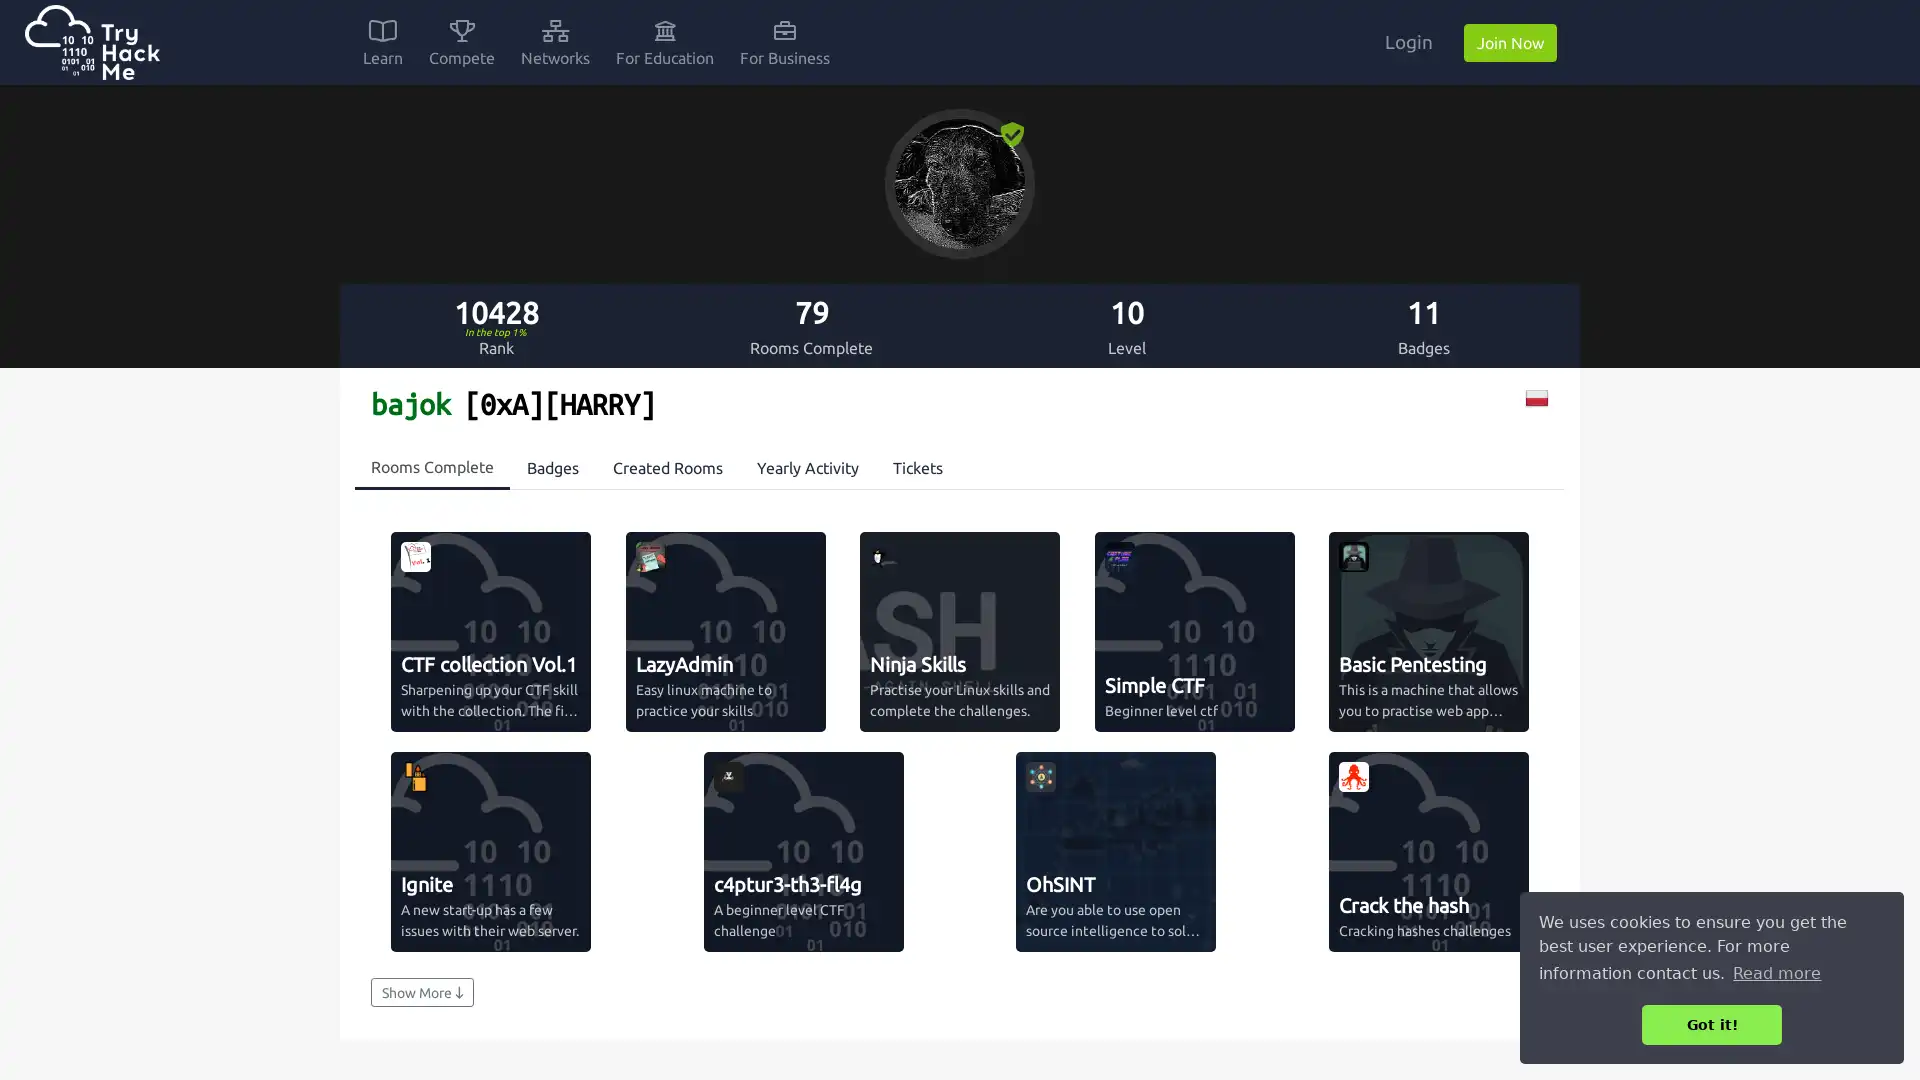  What do you see at coordinates (1711, 1024) in the screenshot?
I see `dismiss cookie message` at bounding box center [1711, 1024].